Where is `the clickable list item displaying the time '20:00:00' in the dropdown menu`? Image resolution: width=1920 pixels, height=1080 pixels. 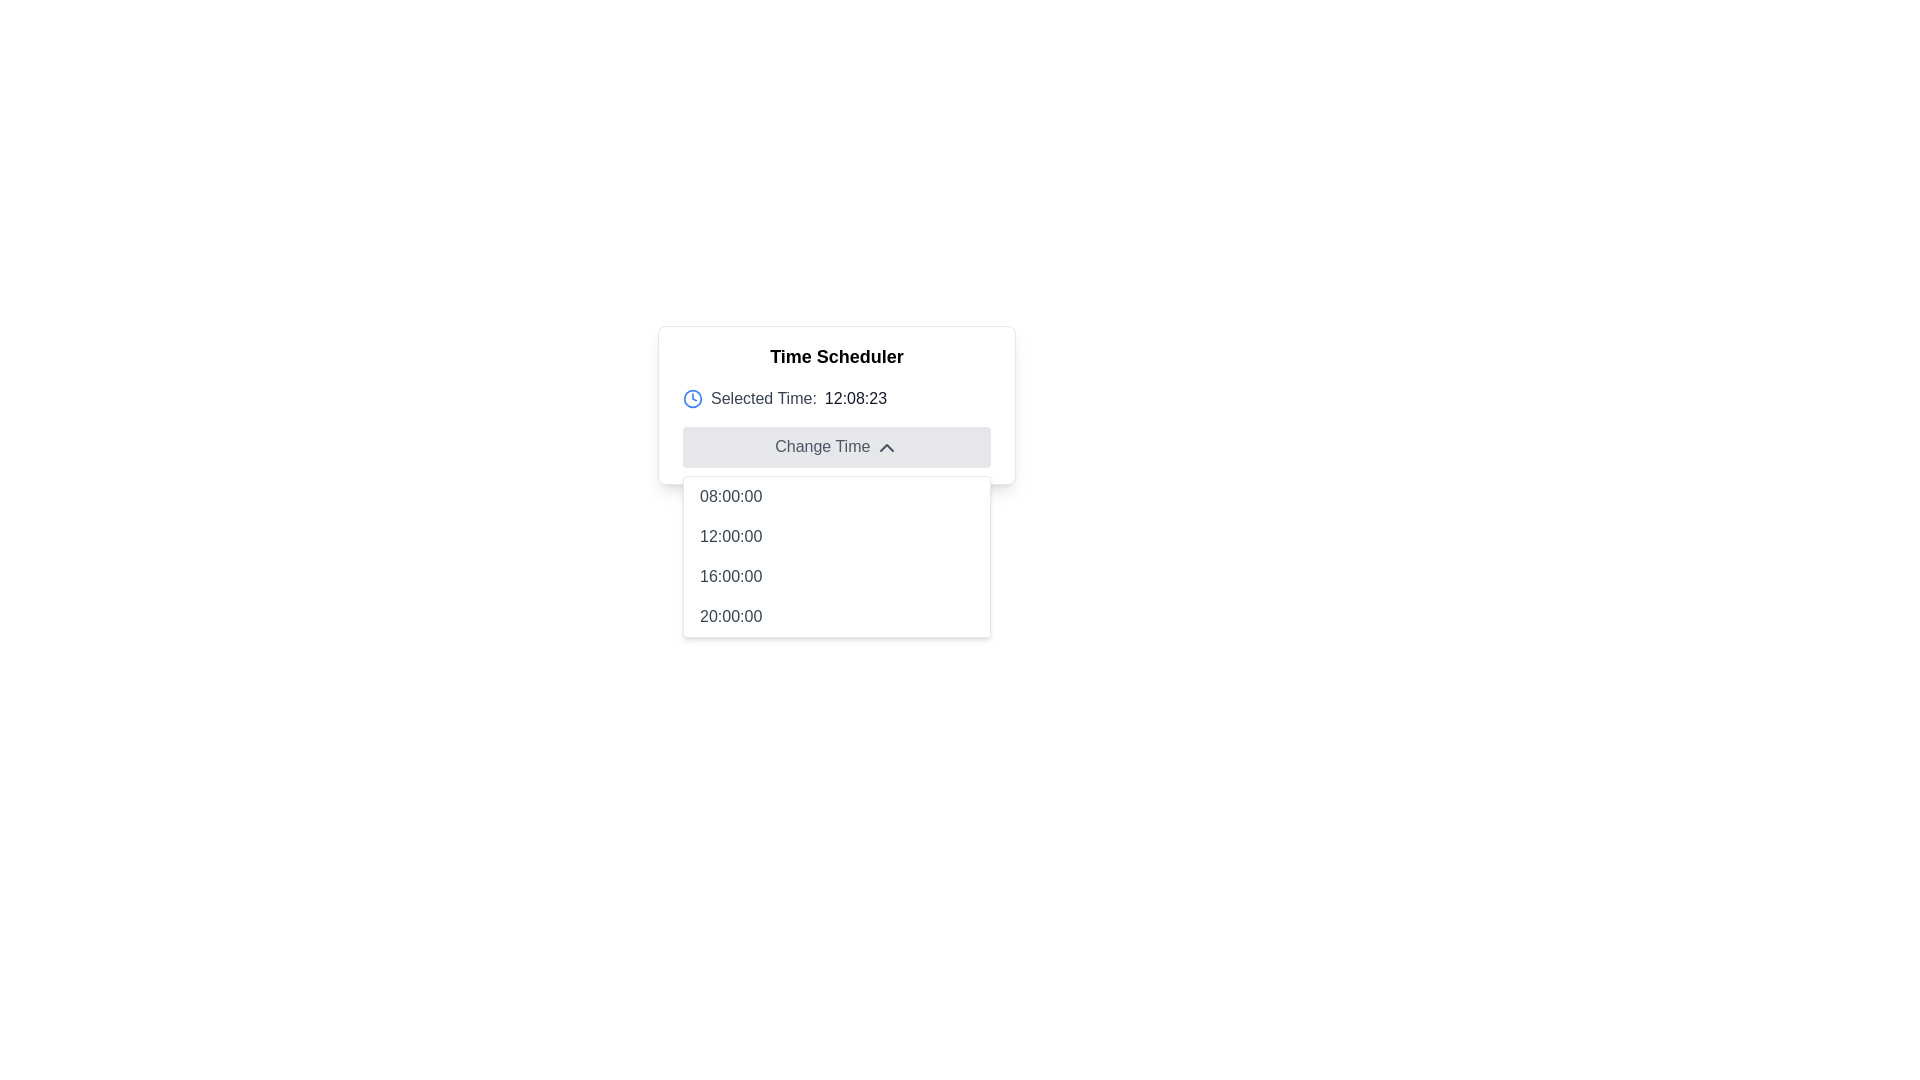 the clickable list item displaying the time '20:00:00' in the dropdown menu is located at coordinates (836, 615).